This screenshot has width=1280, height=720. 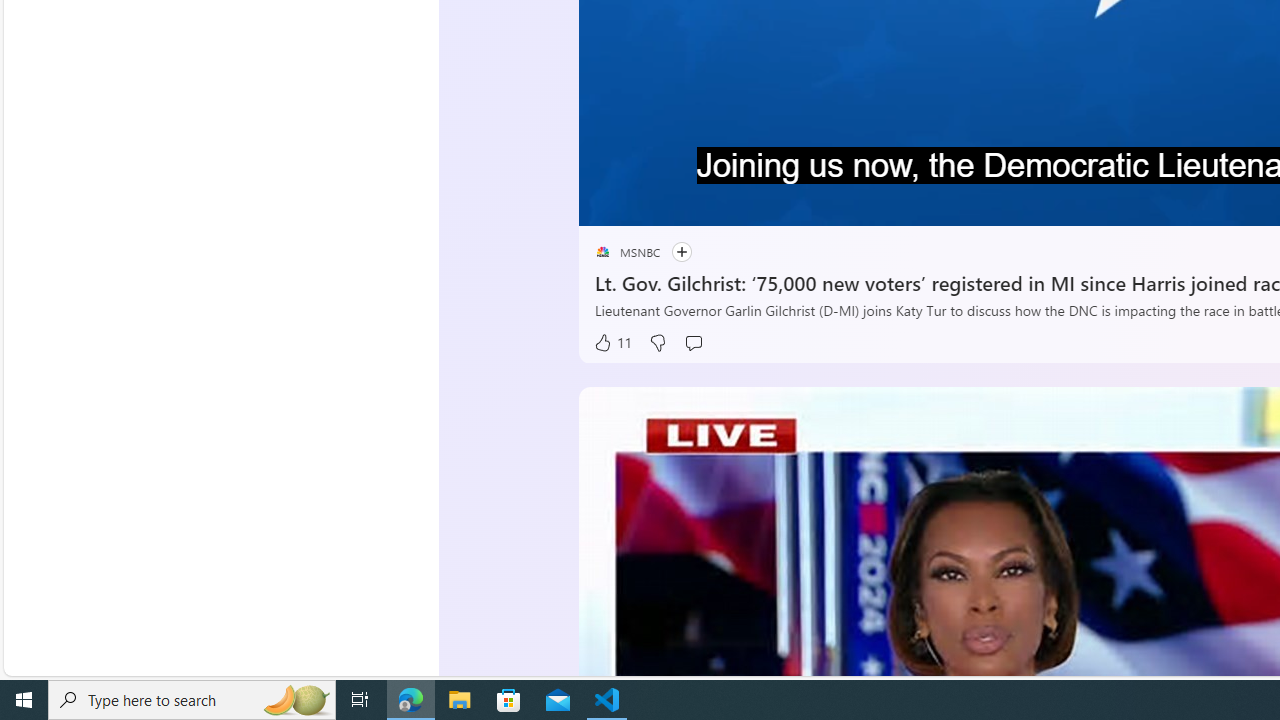 I want to click on '11 Like', so click(x=610, y=342).